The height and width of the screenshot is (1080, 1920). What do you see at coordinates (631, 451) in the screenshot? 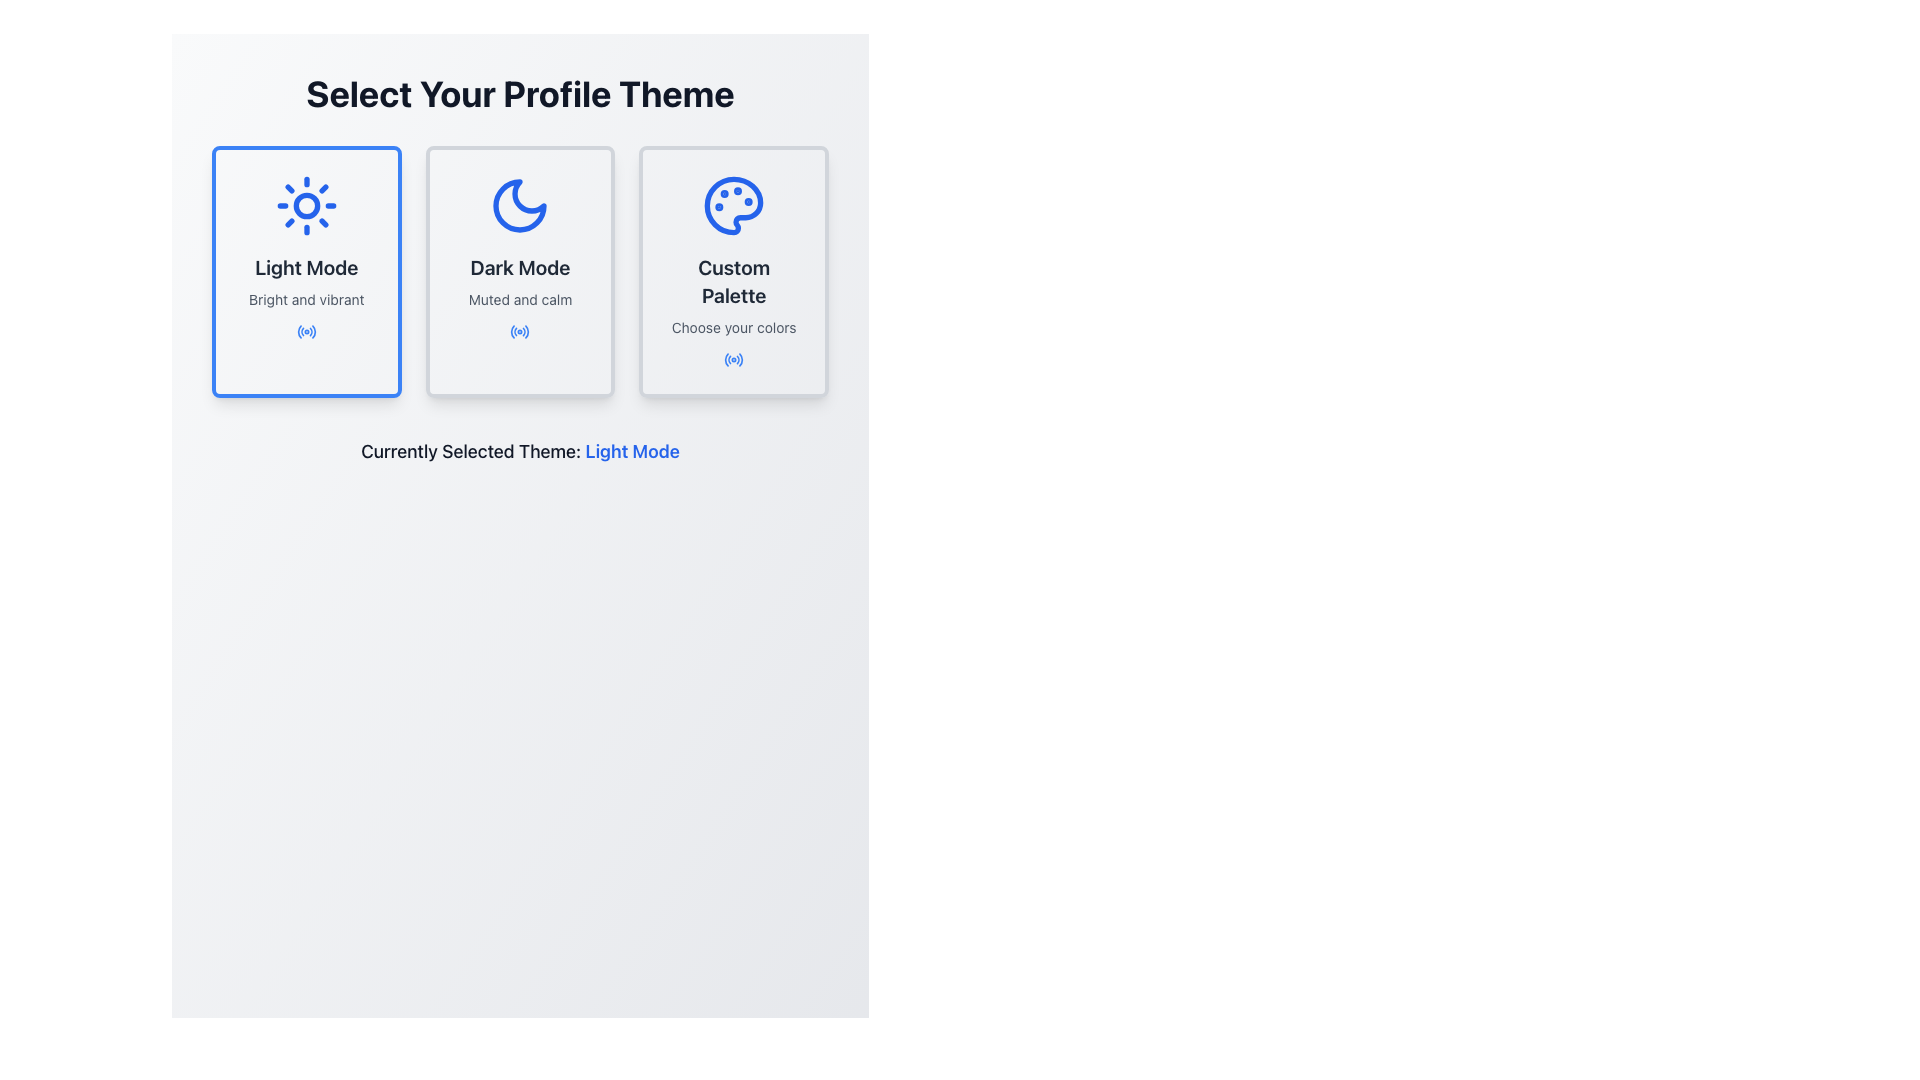
I see `content displayed in the text indicating the currently selected theme, which is presented in blue font below the theme selection cards` at bounding box center [631, 451].